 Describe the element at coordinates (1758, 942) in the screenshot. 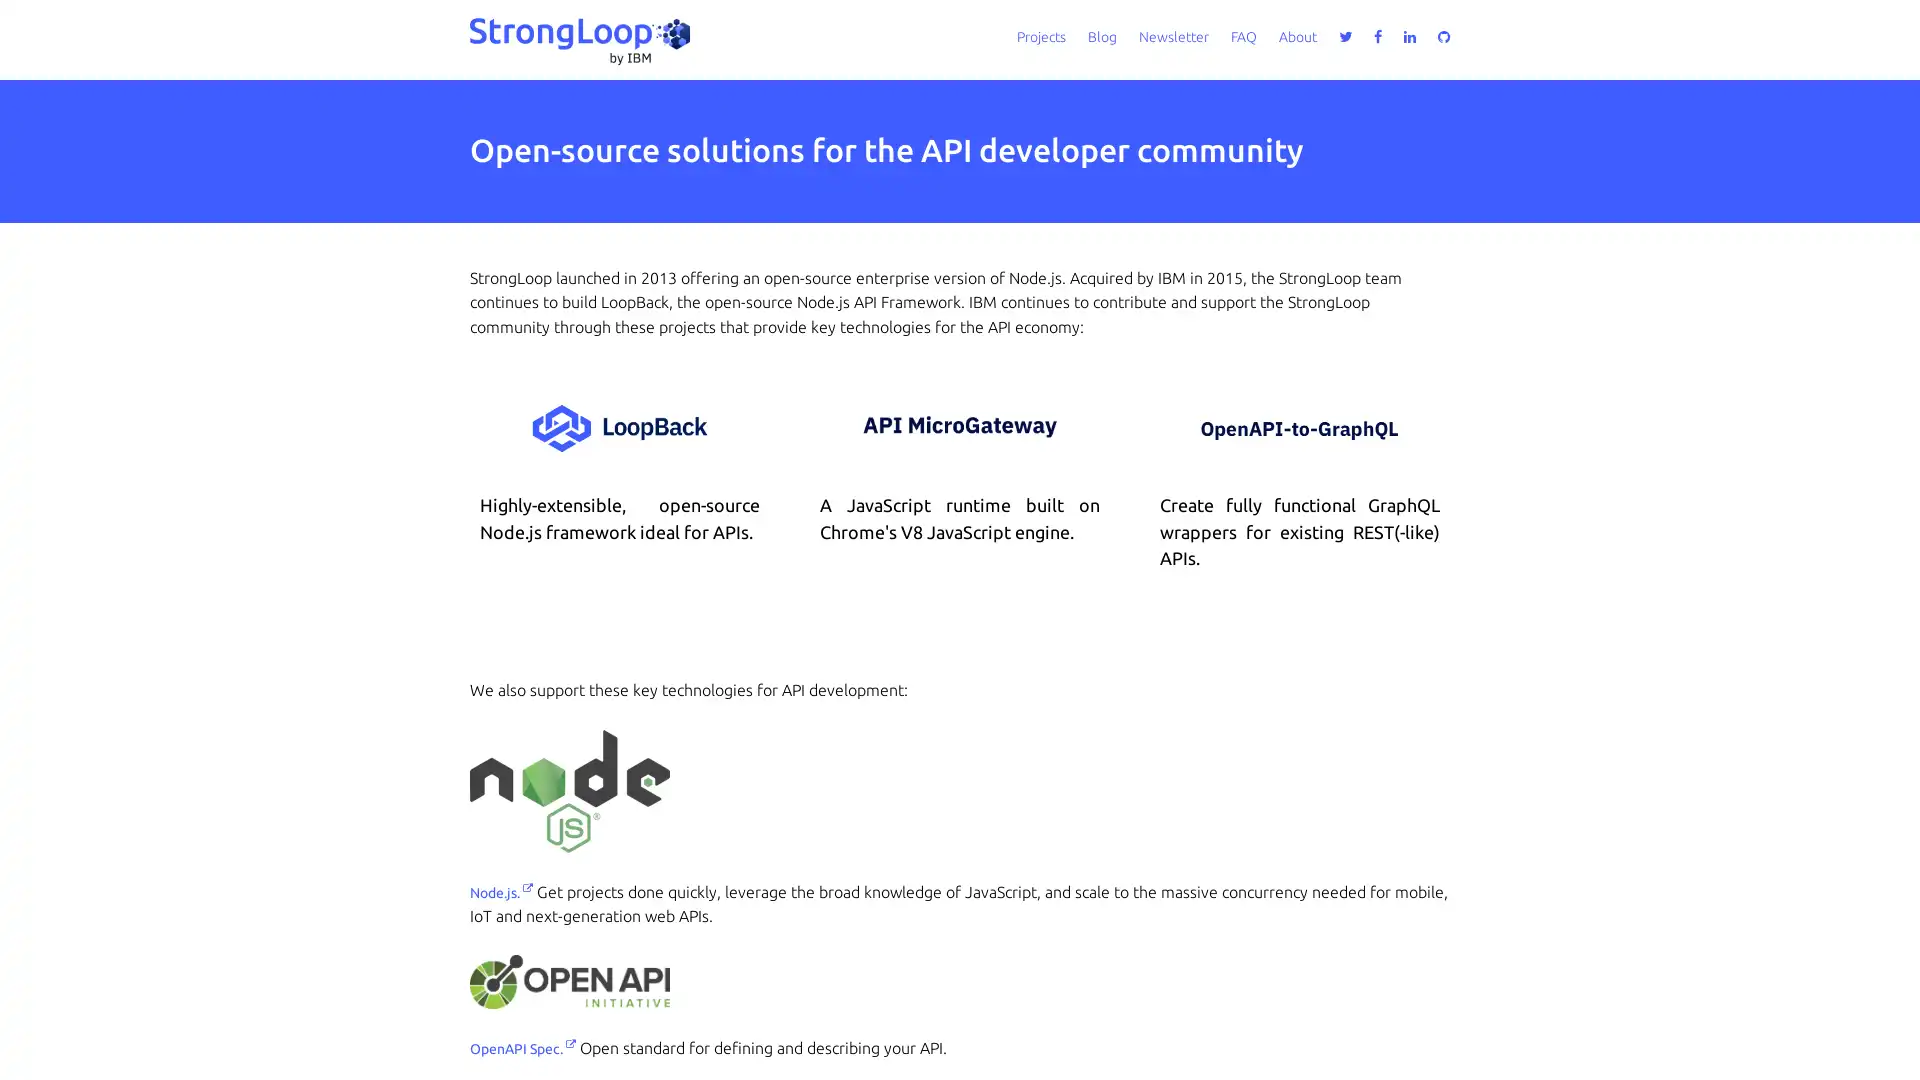

I see `Accept all` at that location.